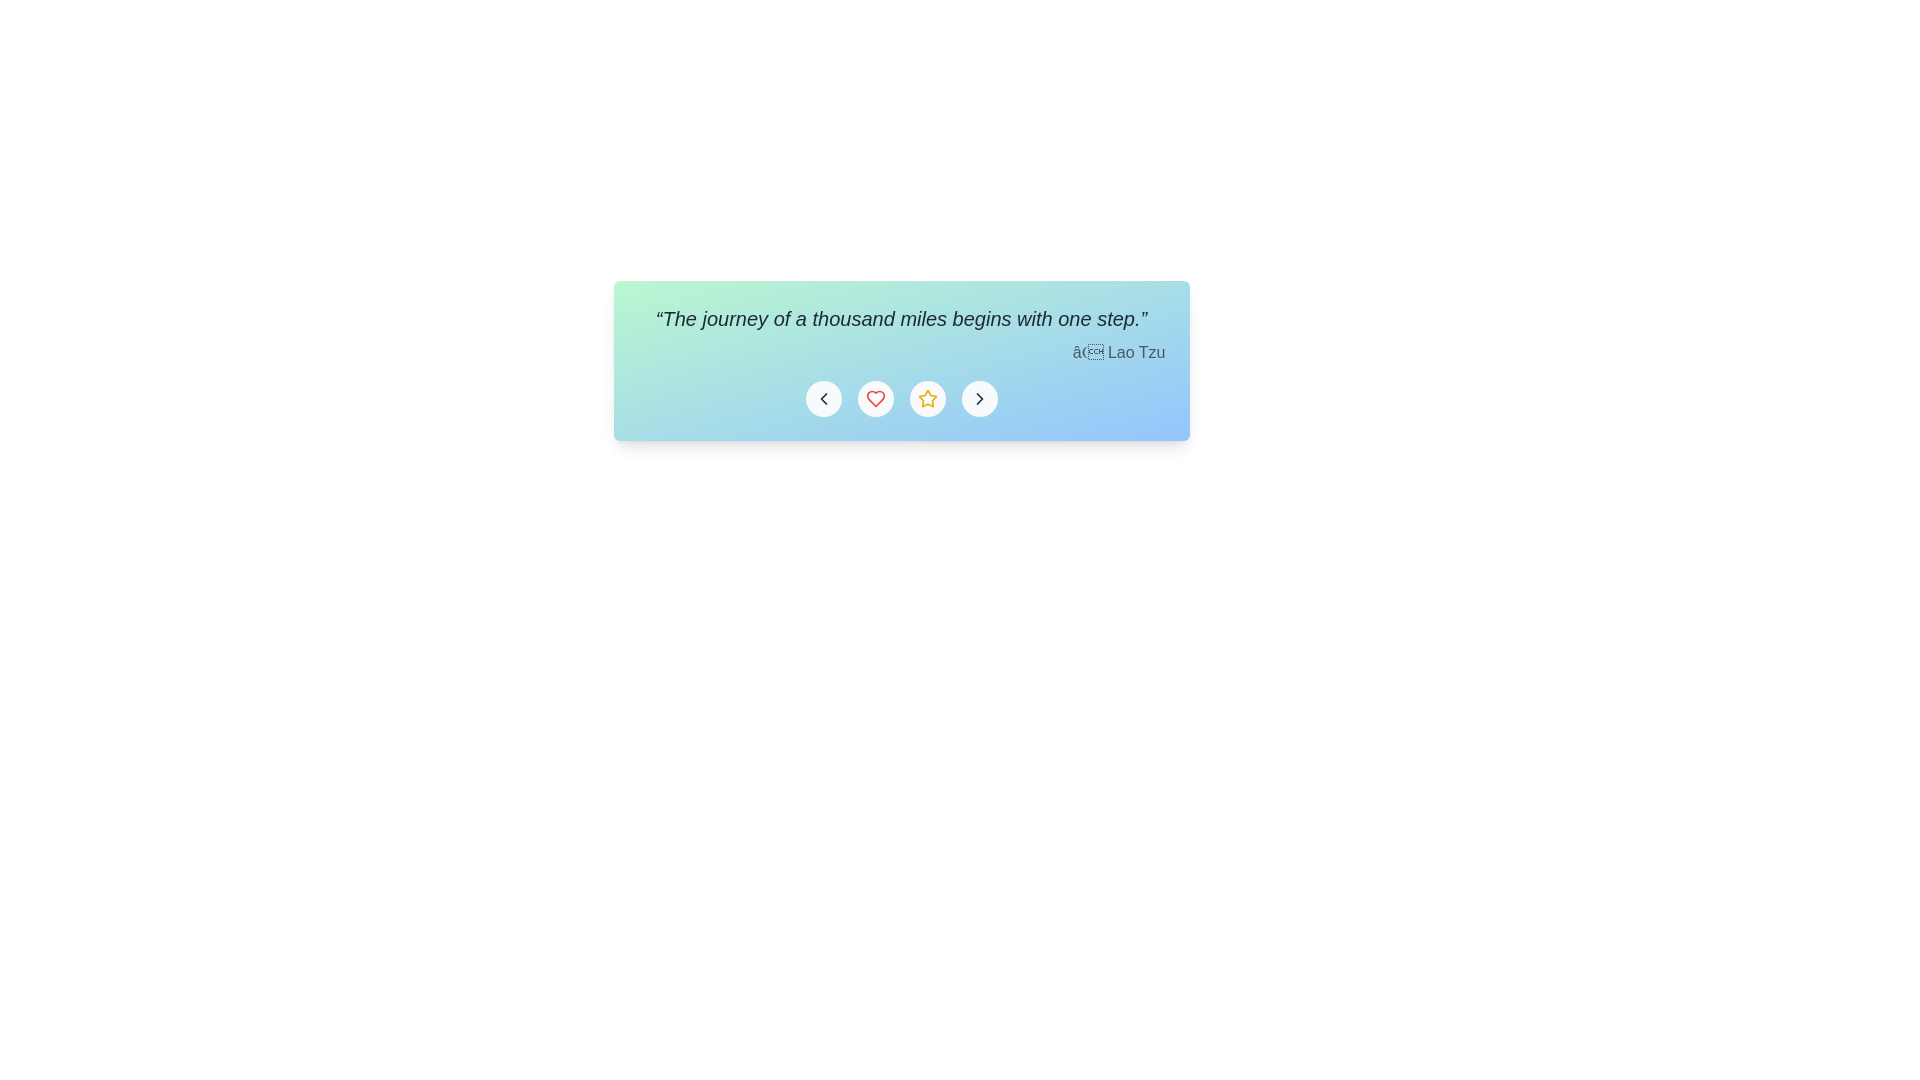 This screenshot has width=1920, height=1080. Describe the element at coordinates (823, 398) in the screenshot. I see `the first button from the left in the horizontal row` at that location.